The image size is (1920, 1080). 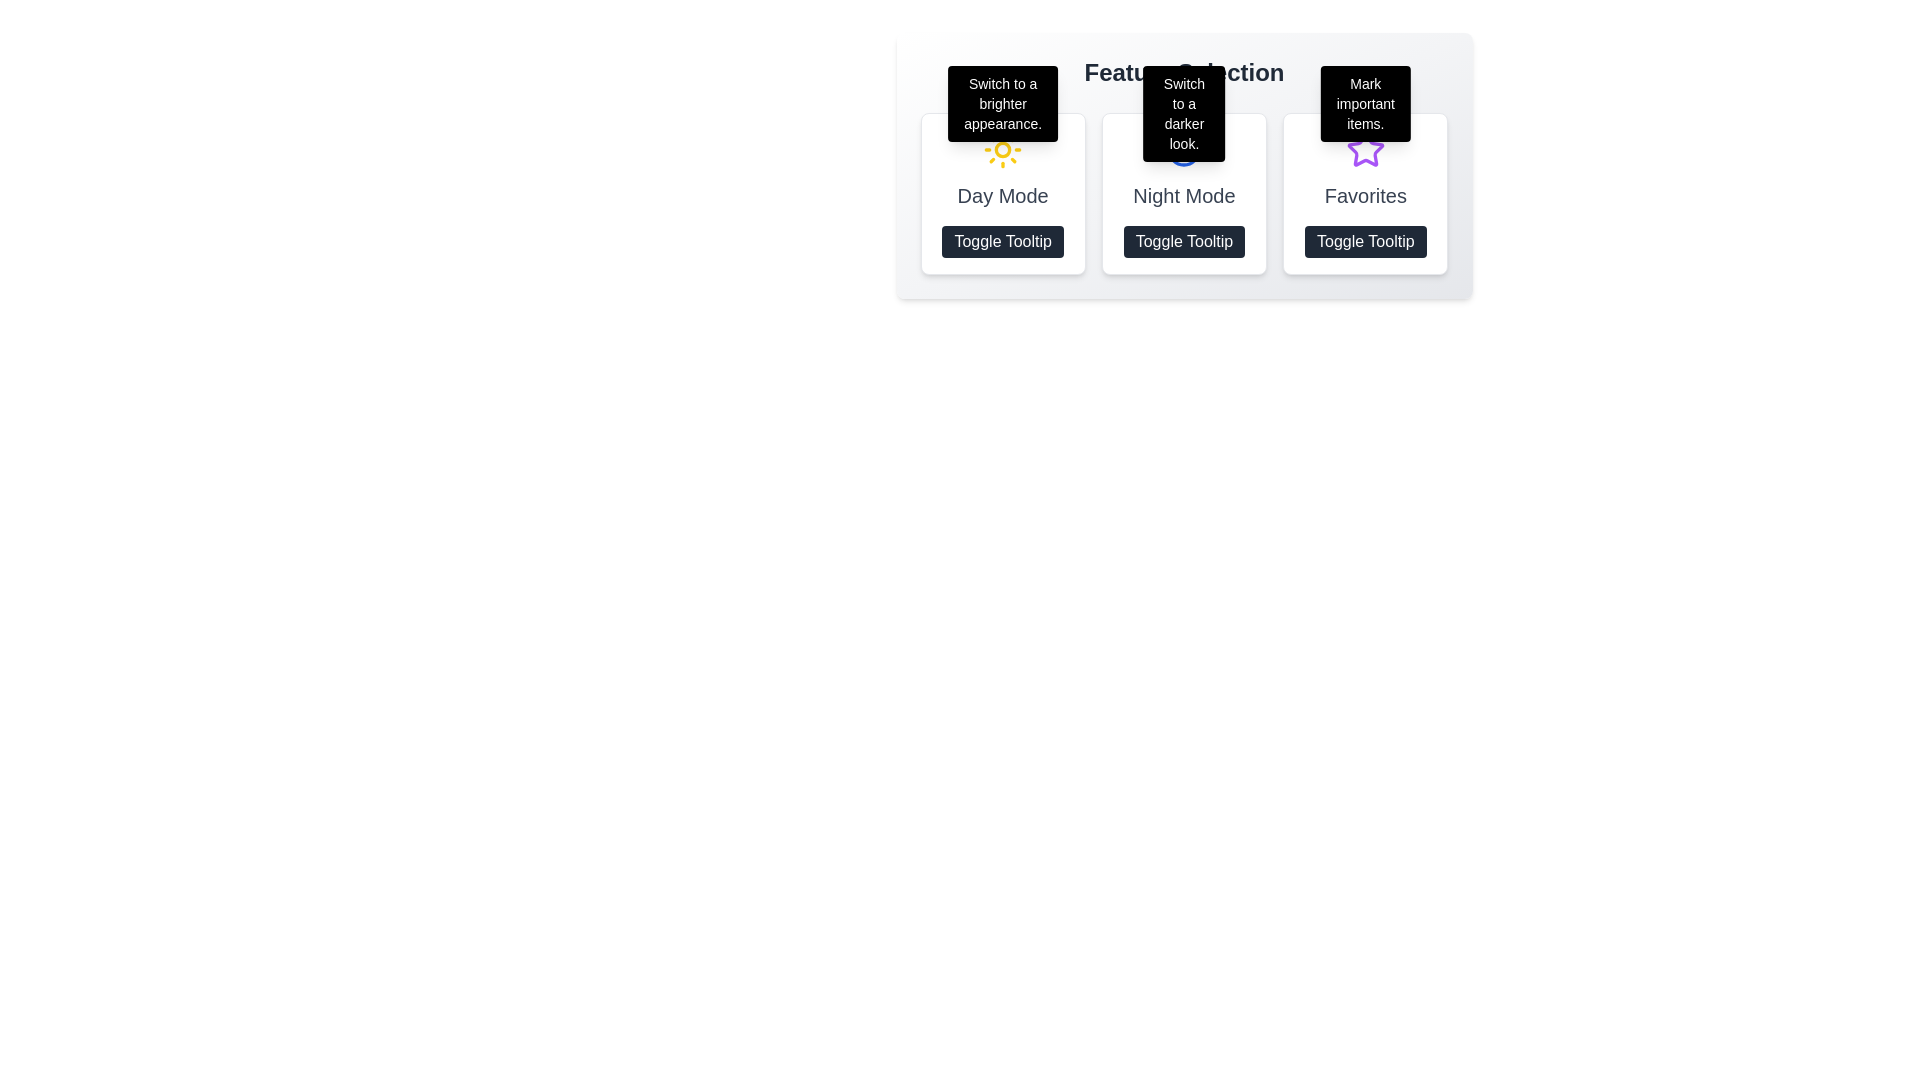 I want to click on the tooltip with the message 'Mark important items.' which is located above the 'Favorites' widget, styled with a black background and white text, so click(x=1364, y=104).